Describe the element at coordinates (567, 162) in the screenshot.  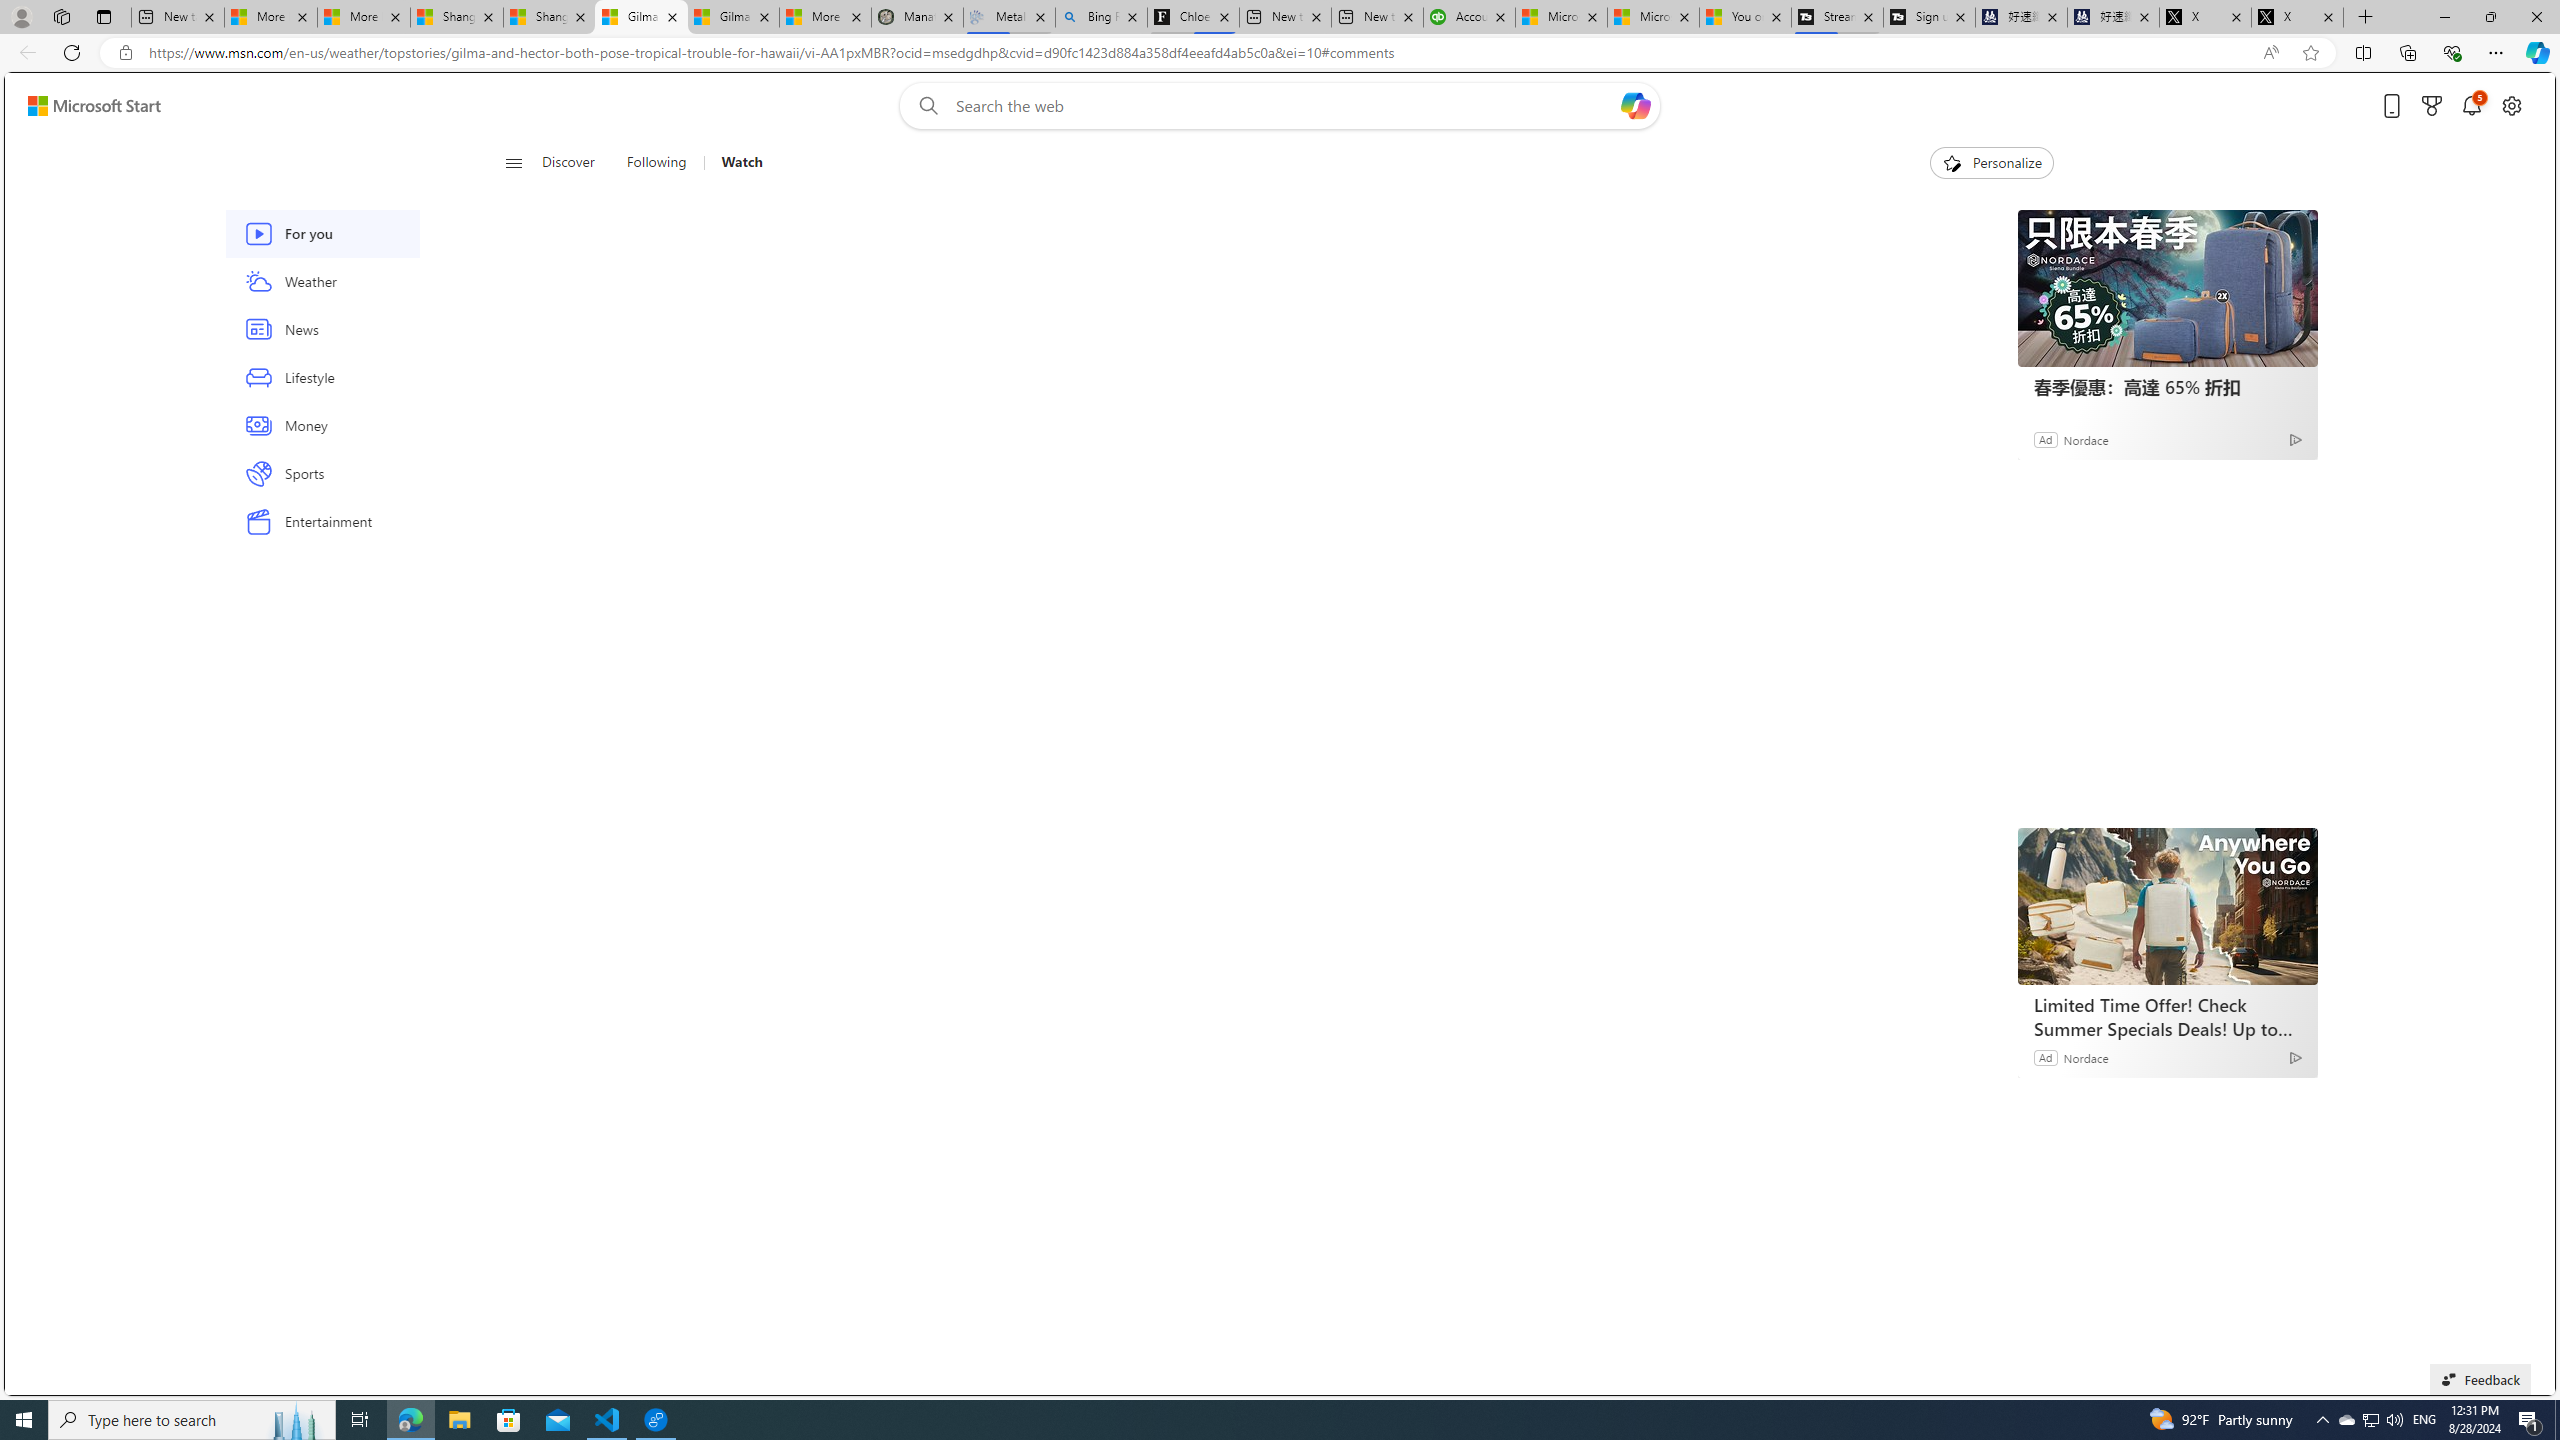
I see `'Discover'` at that location.